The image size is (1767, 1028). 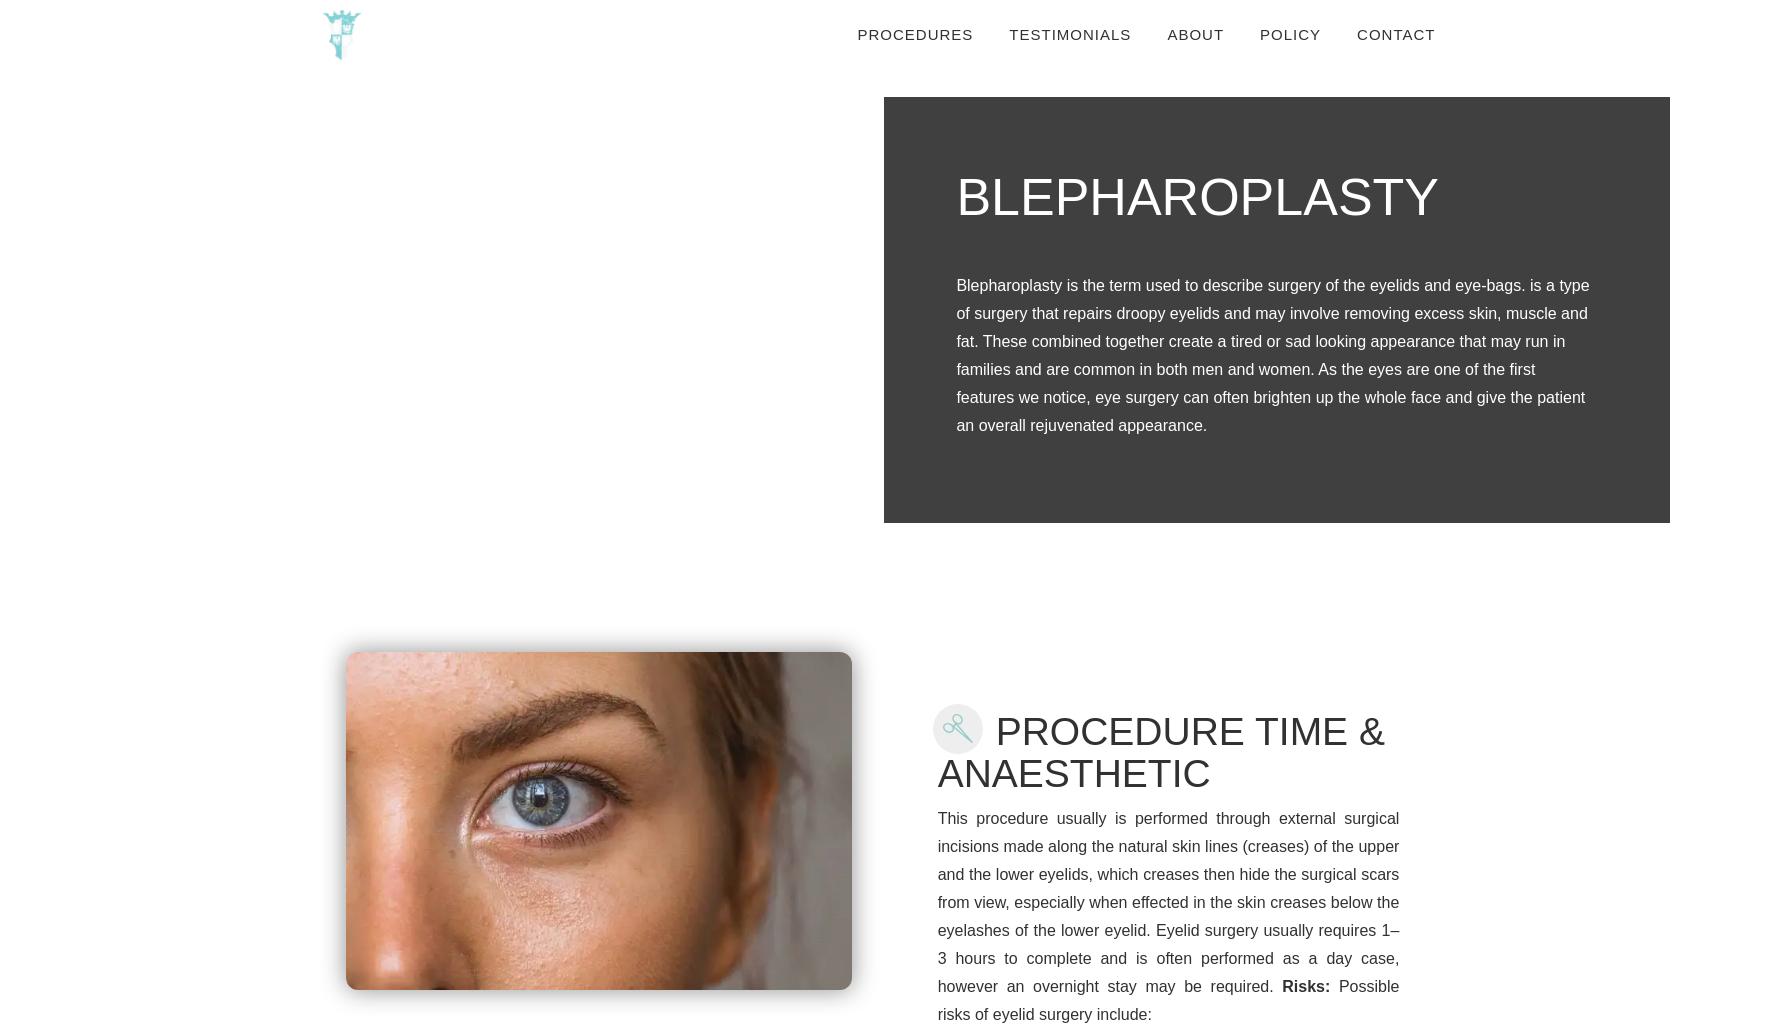 What do you see at coordinates (937, 998) in the screenshot?
I see `'Possible risks of eyelid surgery include:'` at bounding box center [937, 998].